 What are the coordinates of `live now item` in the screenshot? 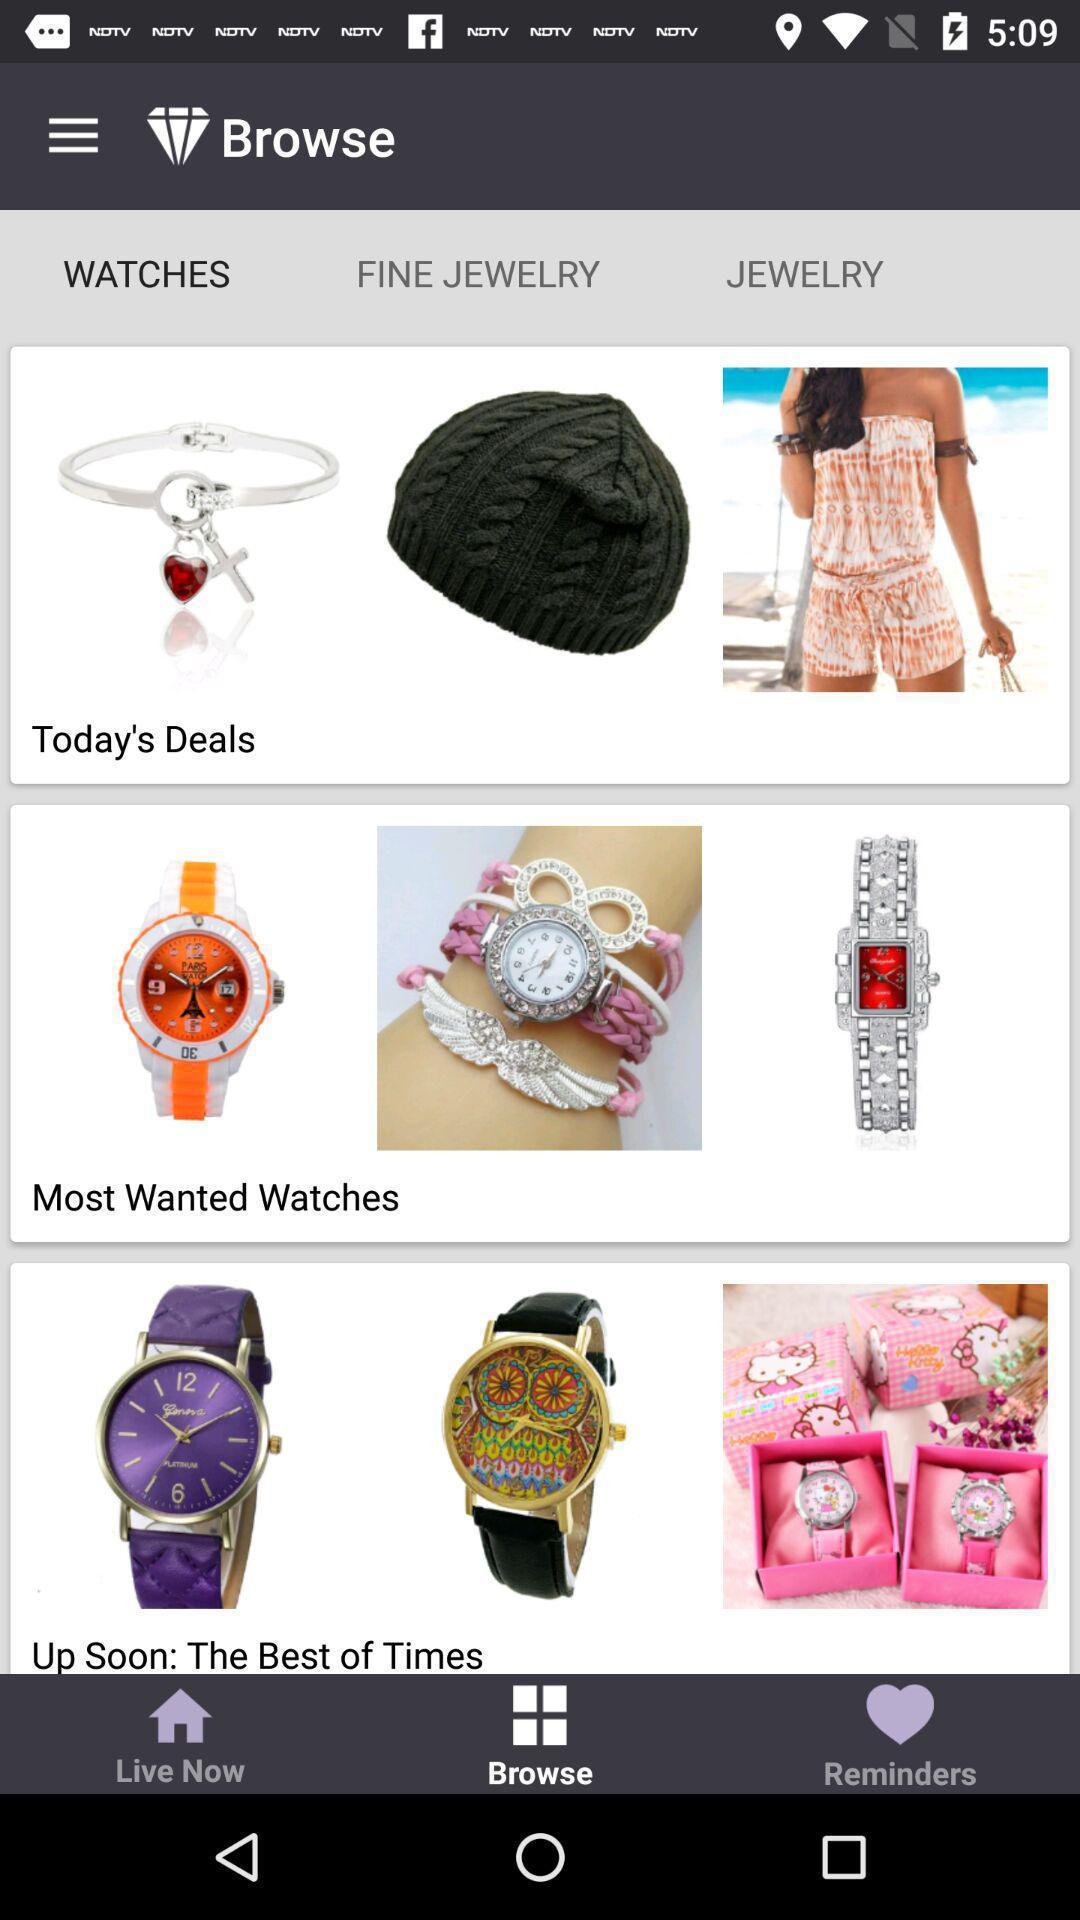 It's located at (180, 1738).